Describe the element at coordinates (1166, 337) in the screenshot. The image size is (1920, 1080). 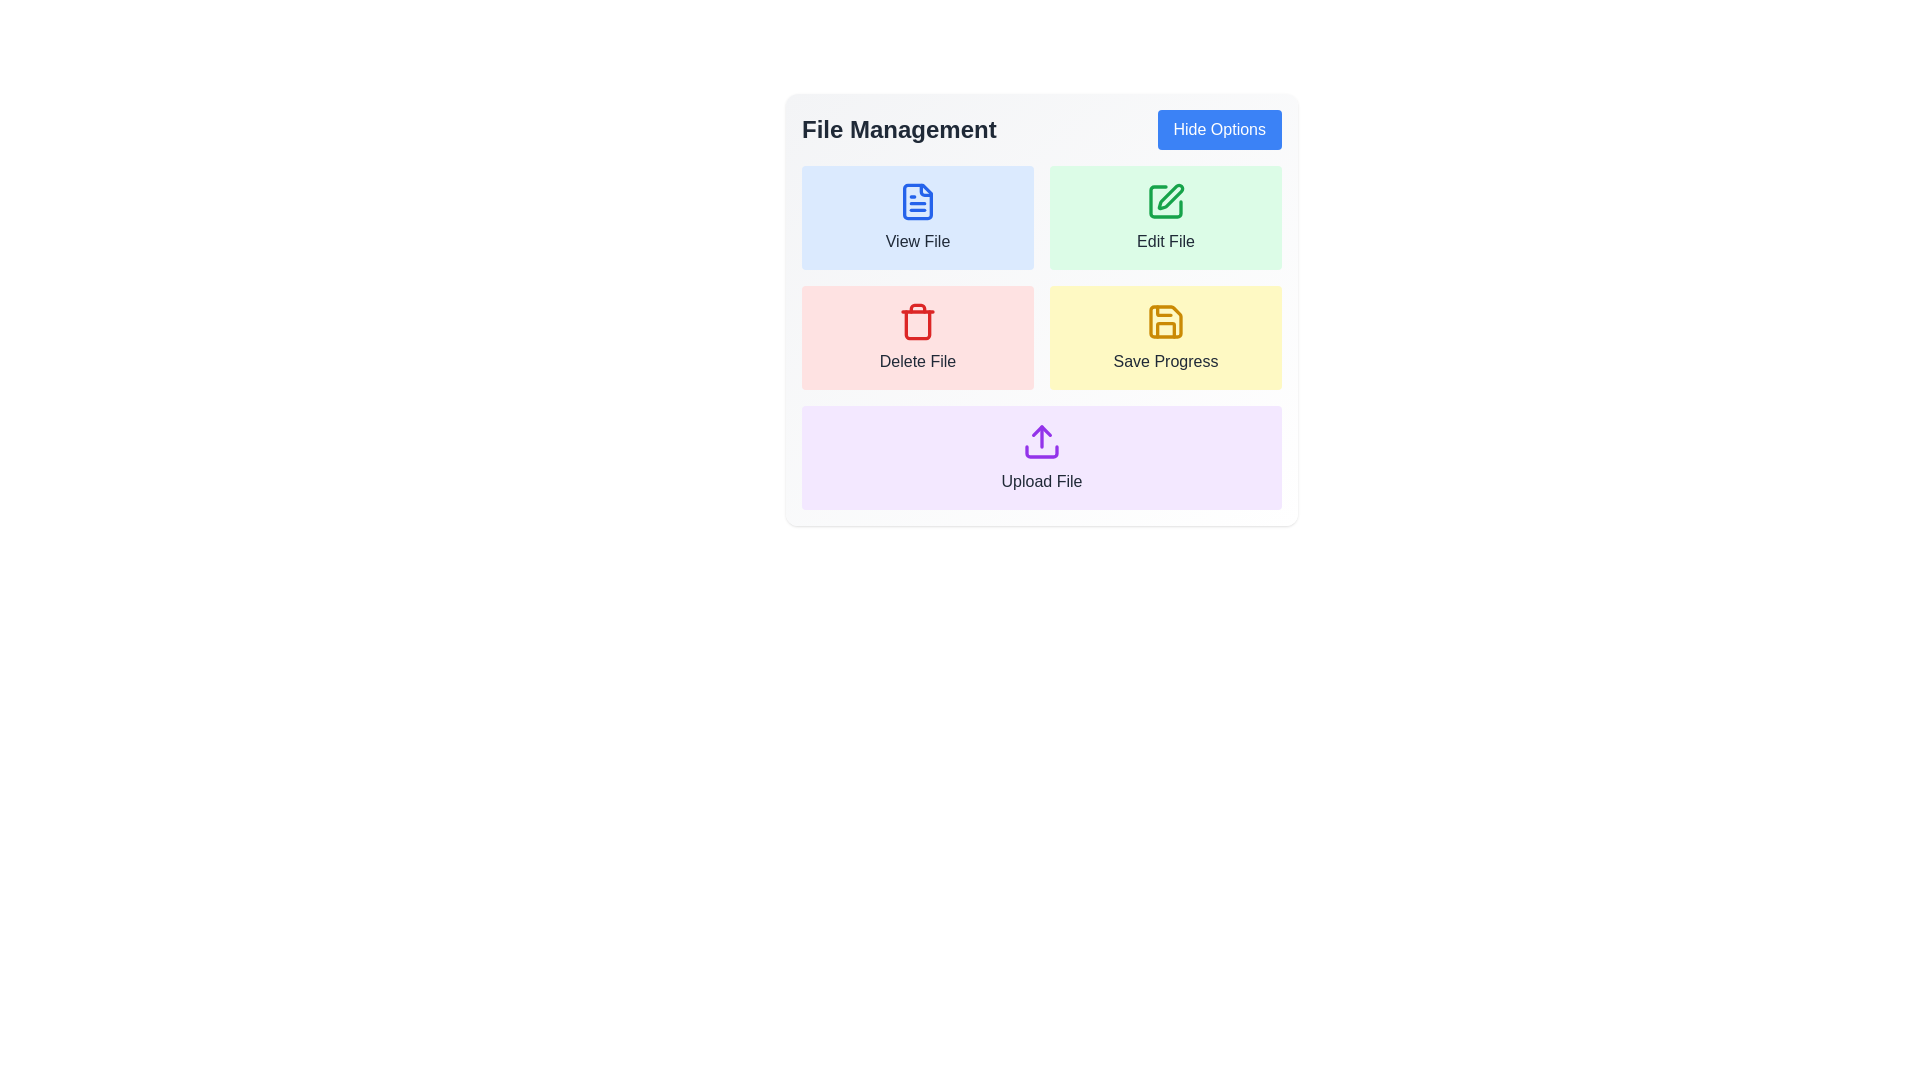
I see `the rectangular button with a yellow background and a save icon above the text 'Save Progress'` at that location.